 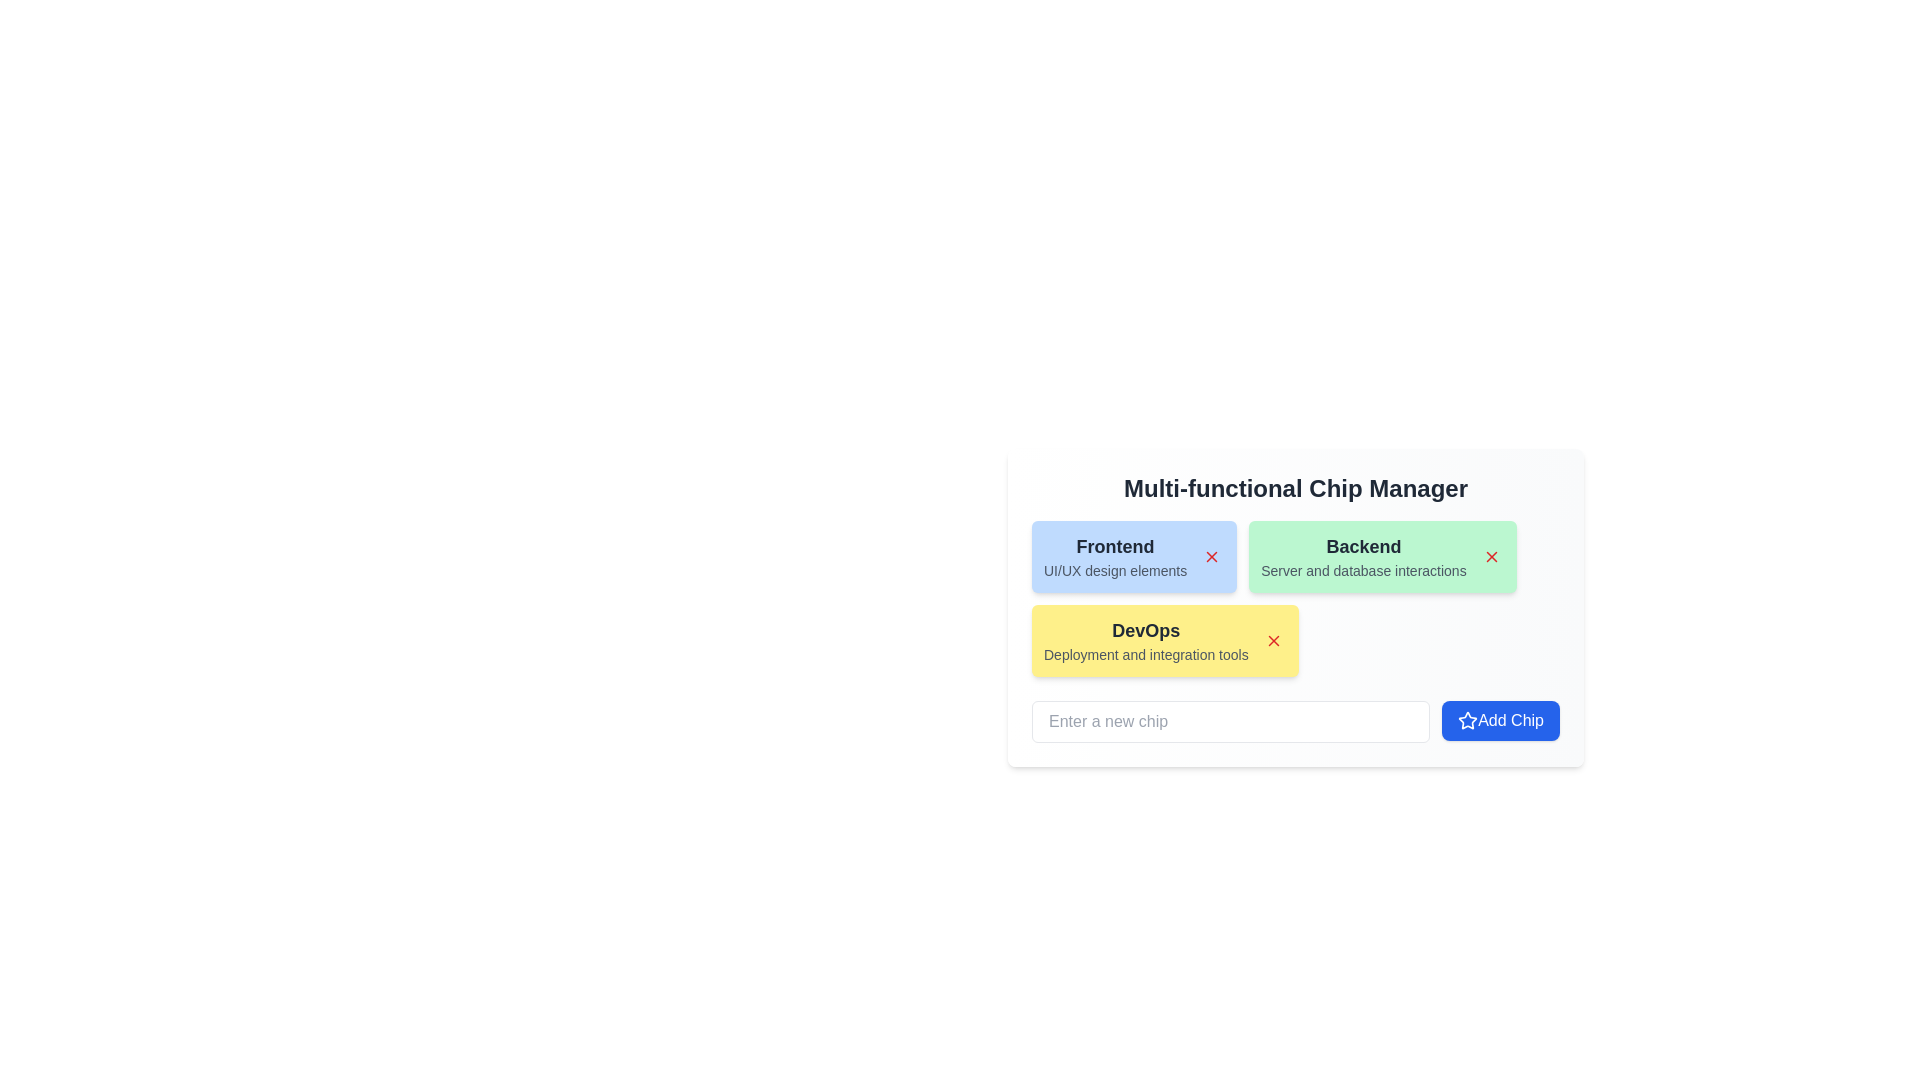 I want to click on information displayed in the Text Label located below the 'Backend' title on the light green card, so click(x=1362, y=570).